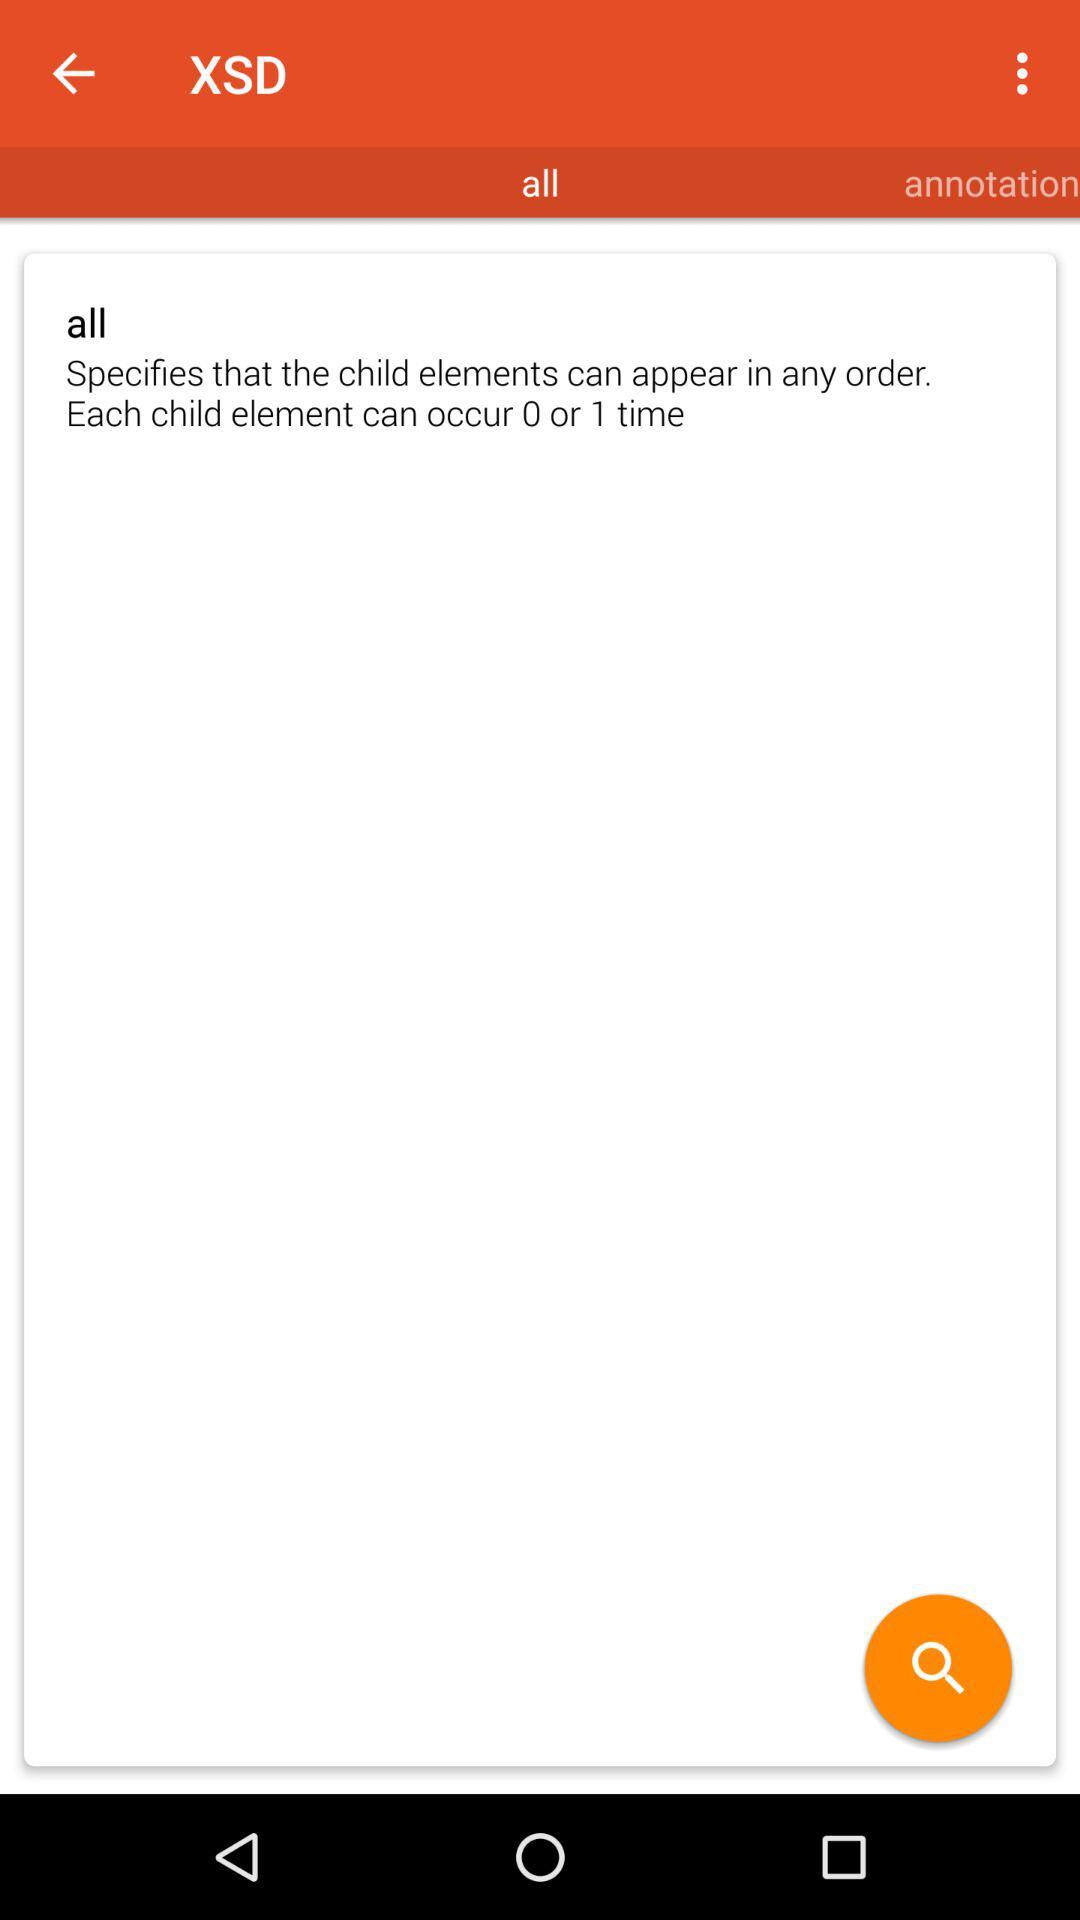 This screenshot has width=1080, height=1920. I want to click on the item below specifies that the item, so click(938, 1670).